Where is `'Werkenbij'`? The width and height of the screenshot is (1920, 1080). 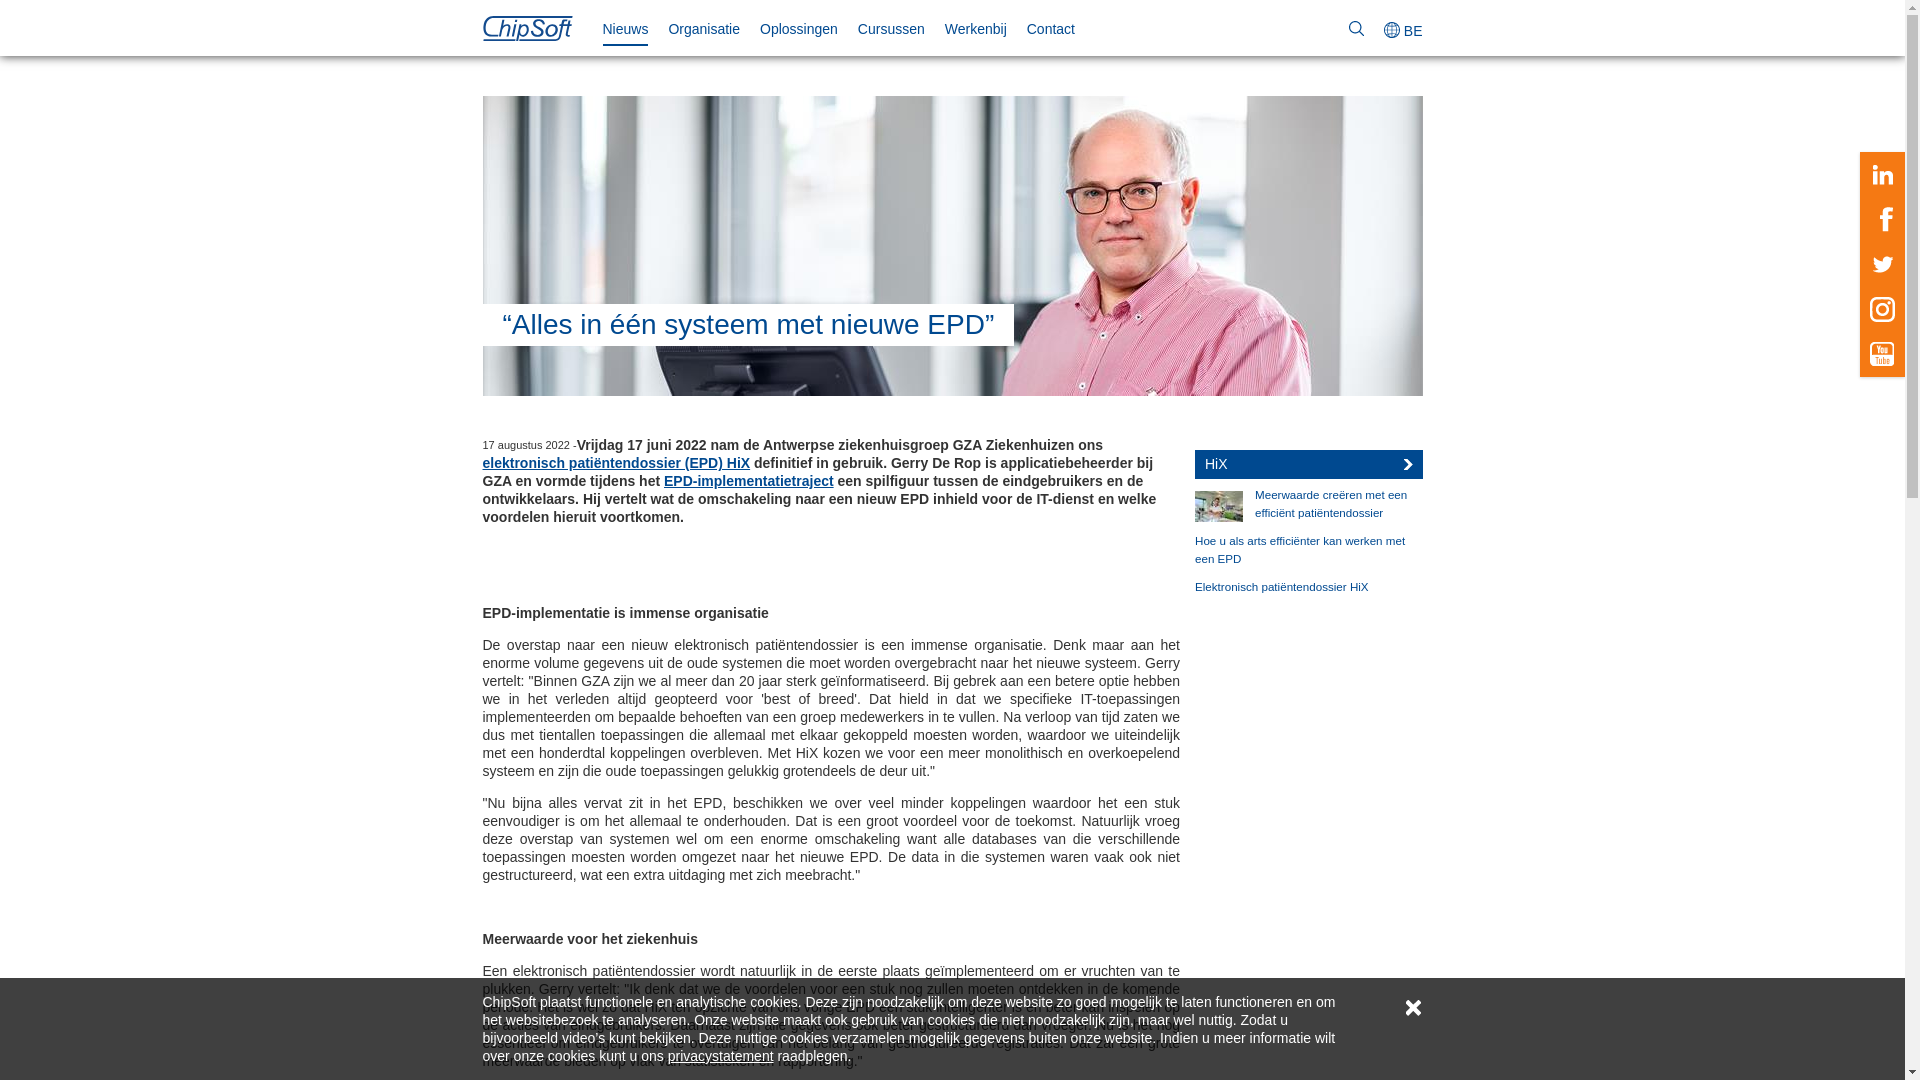
'Werkenbij' is located at coordinates (944, 29).